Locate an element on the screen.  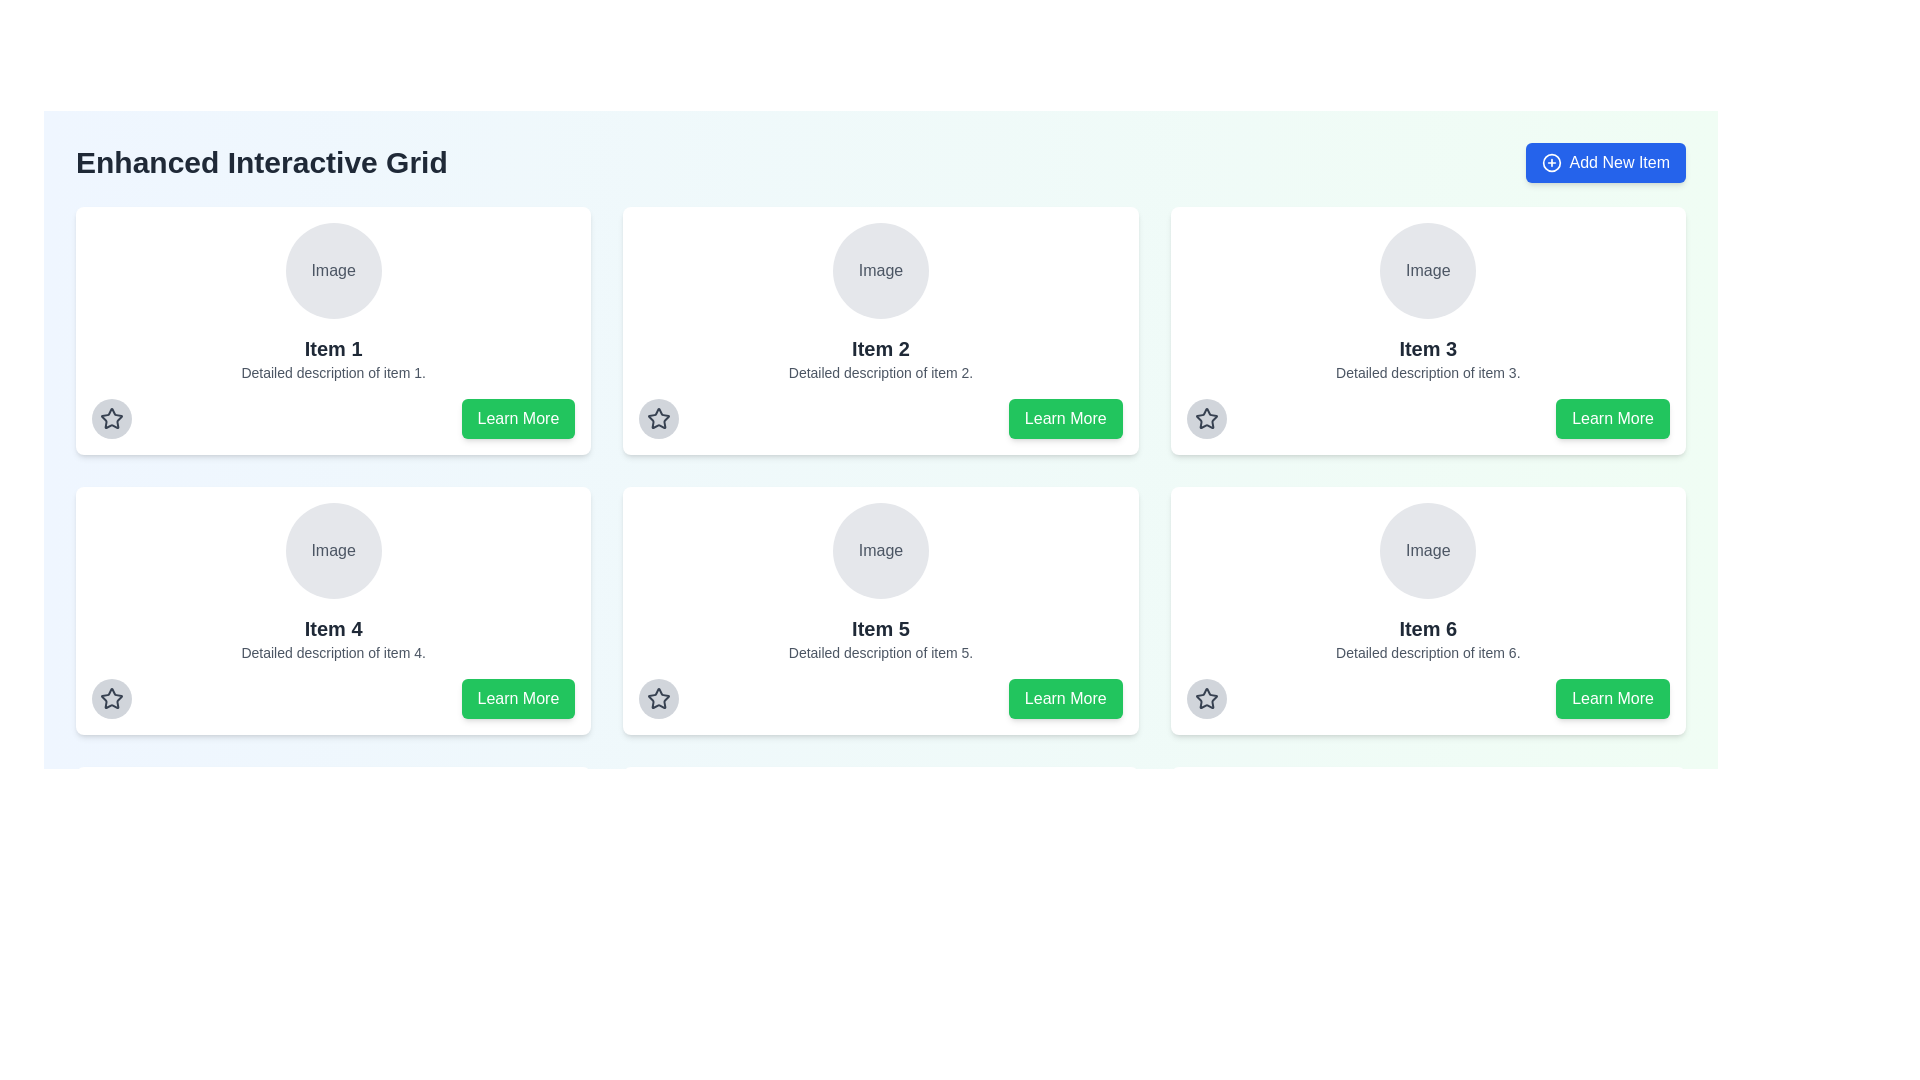
the 'Learn More' button with a green background and white text to observe the hover effect is located at coordinates (518, 697).